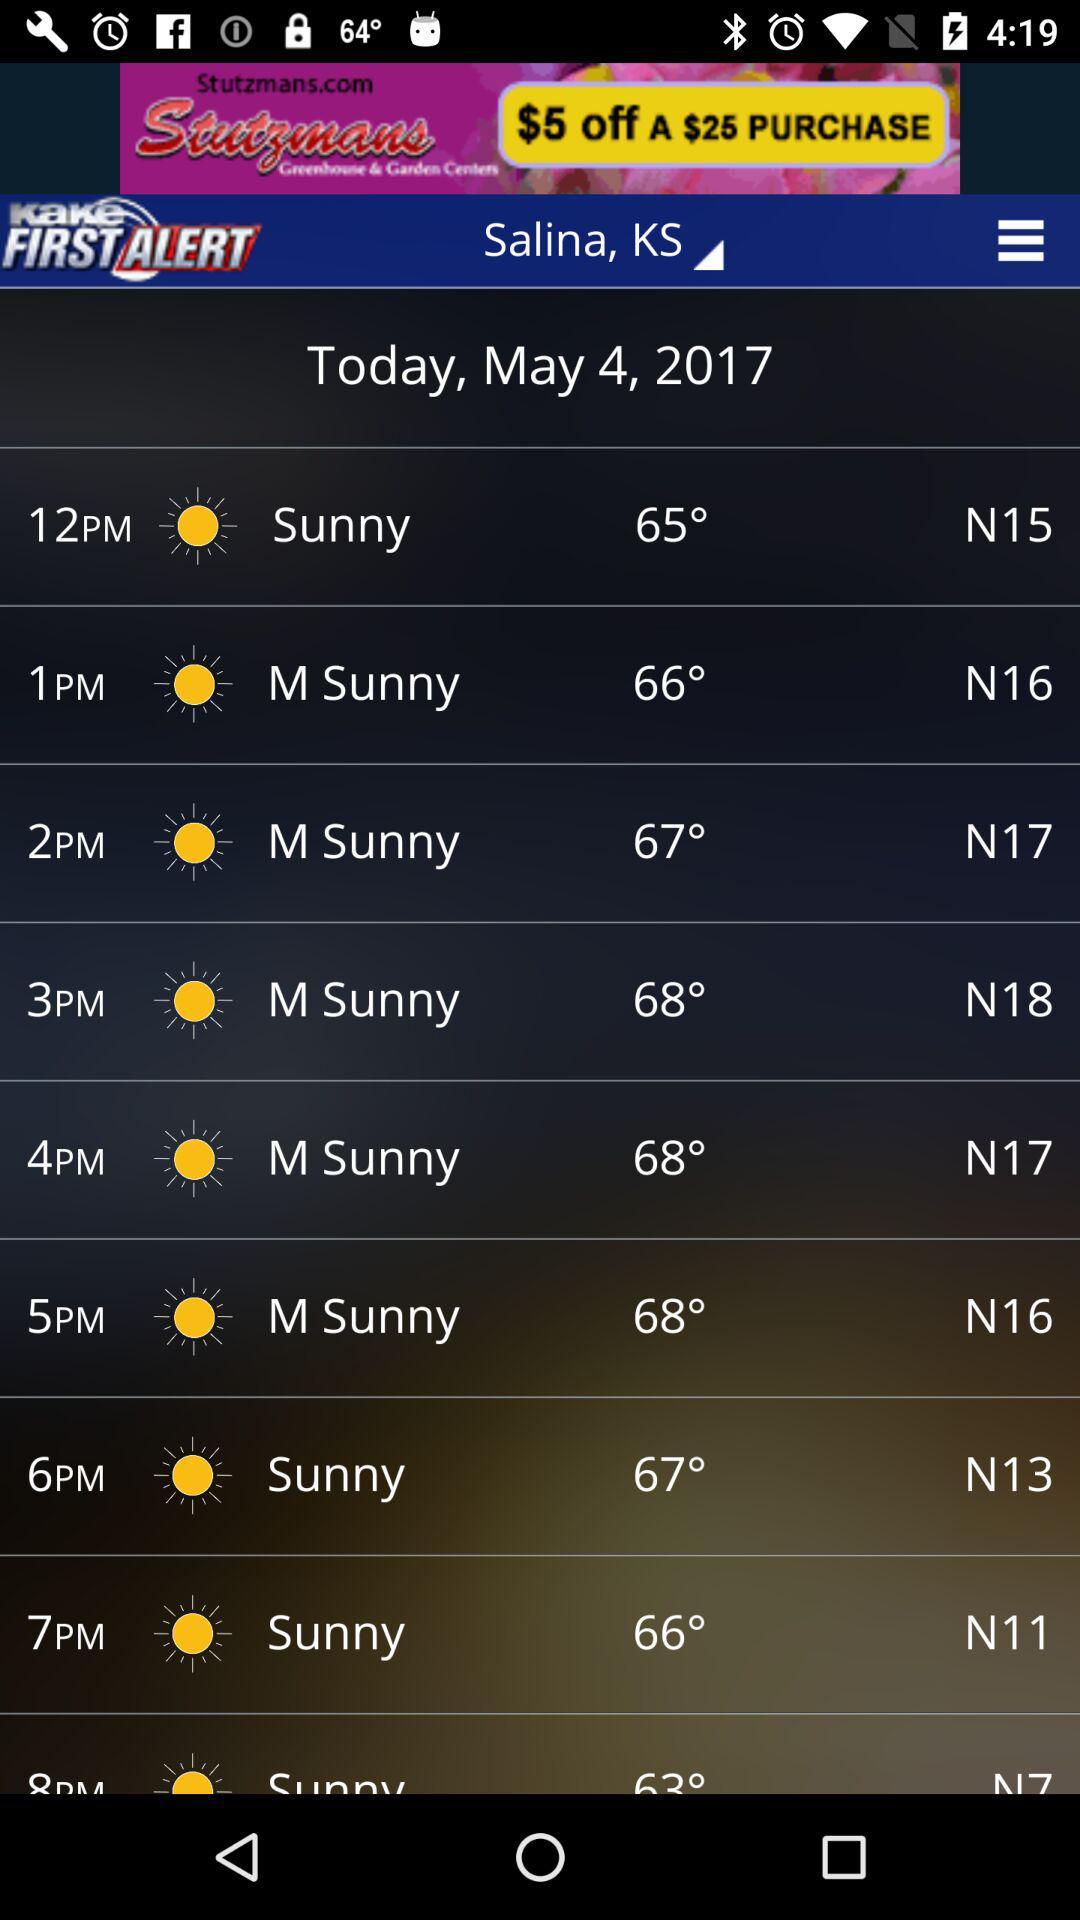  I want to click on return to the main screen, so click(131, 240).